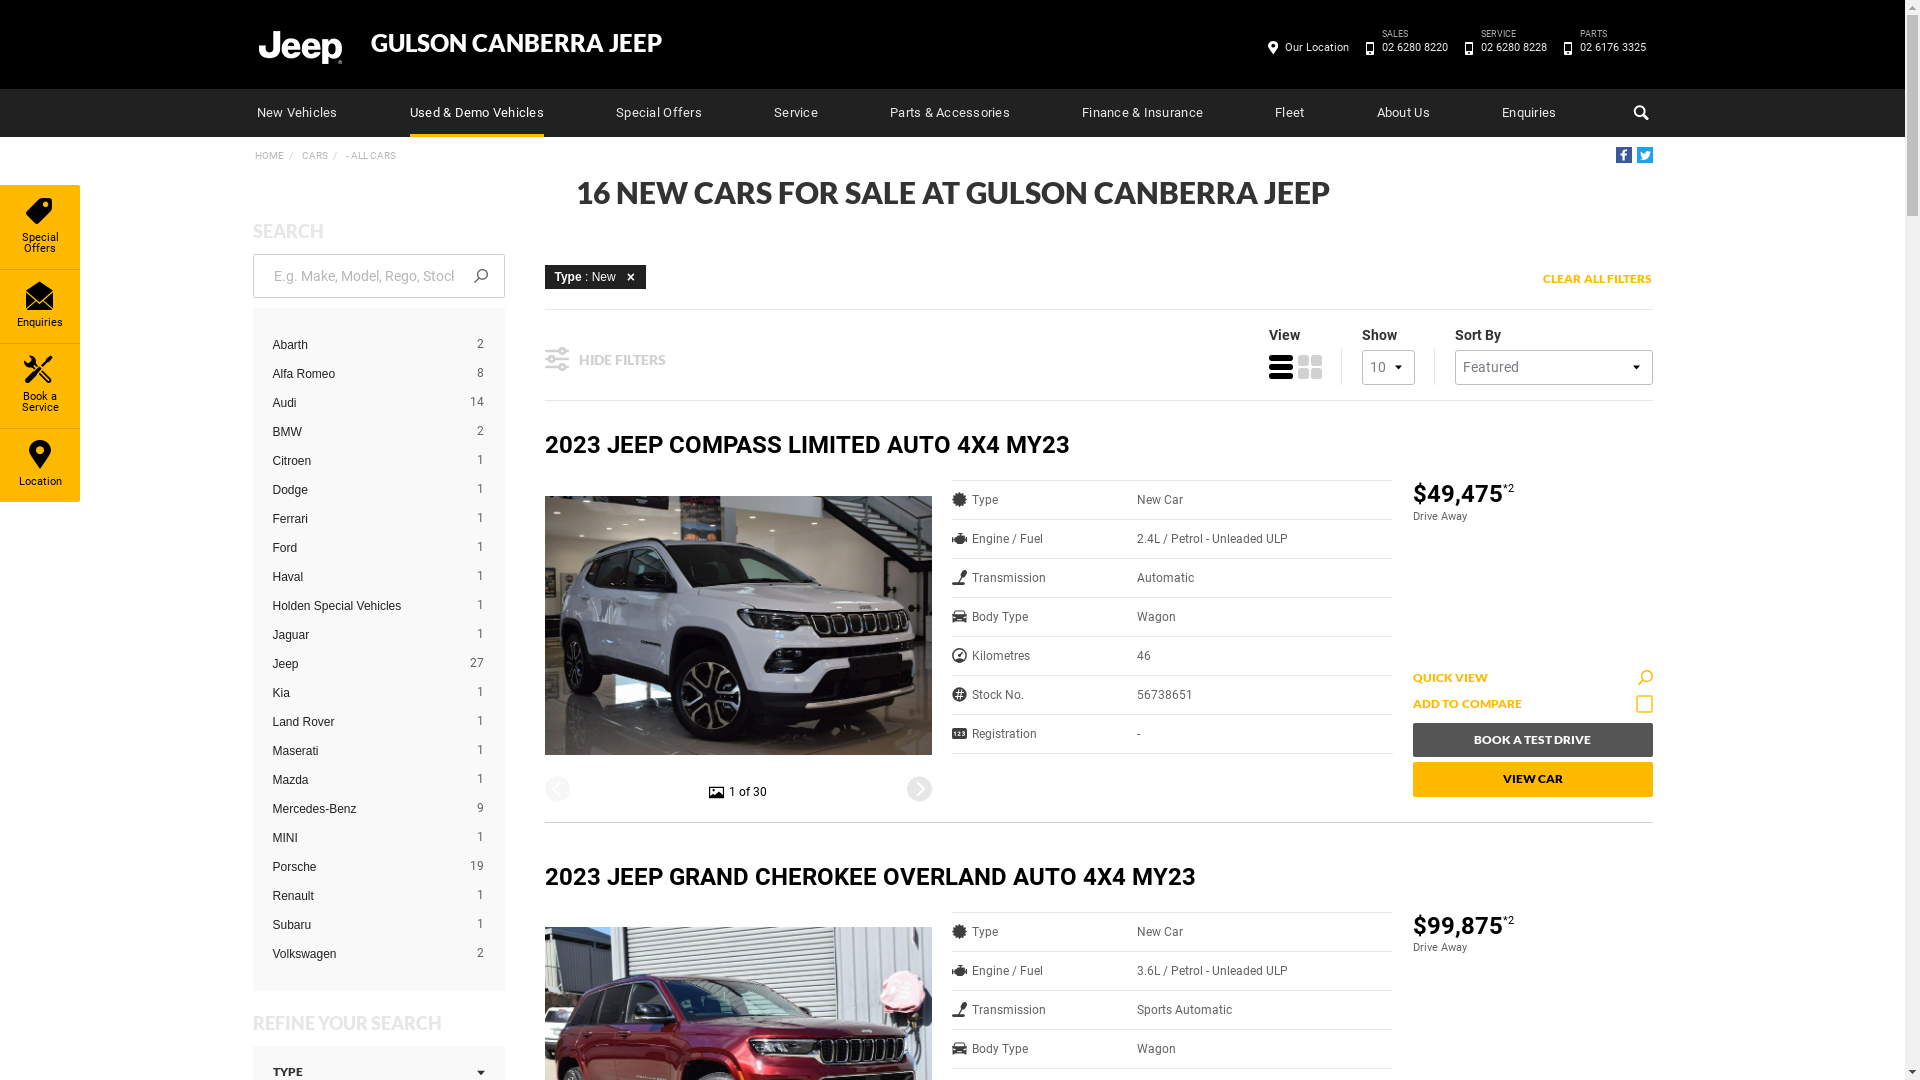 This screenshot has width=1920, height=1080. I want to click on 'SALES, so click(1413, 46).